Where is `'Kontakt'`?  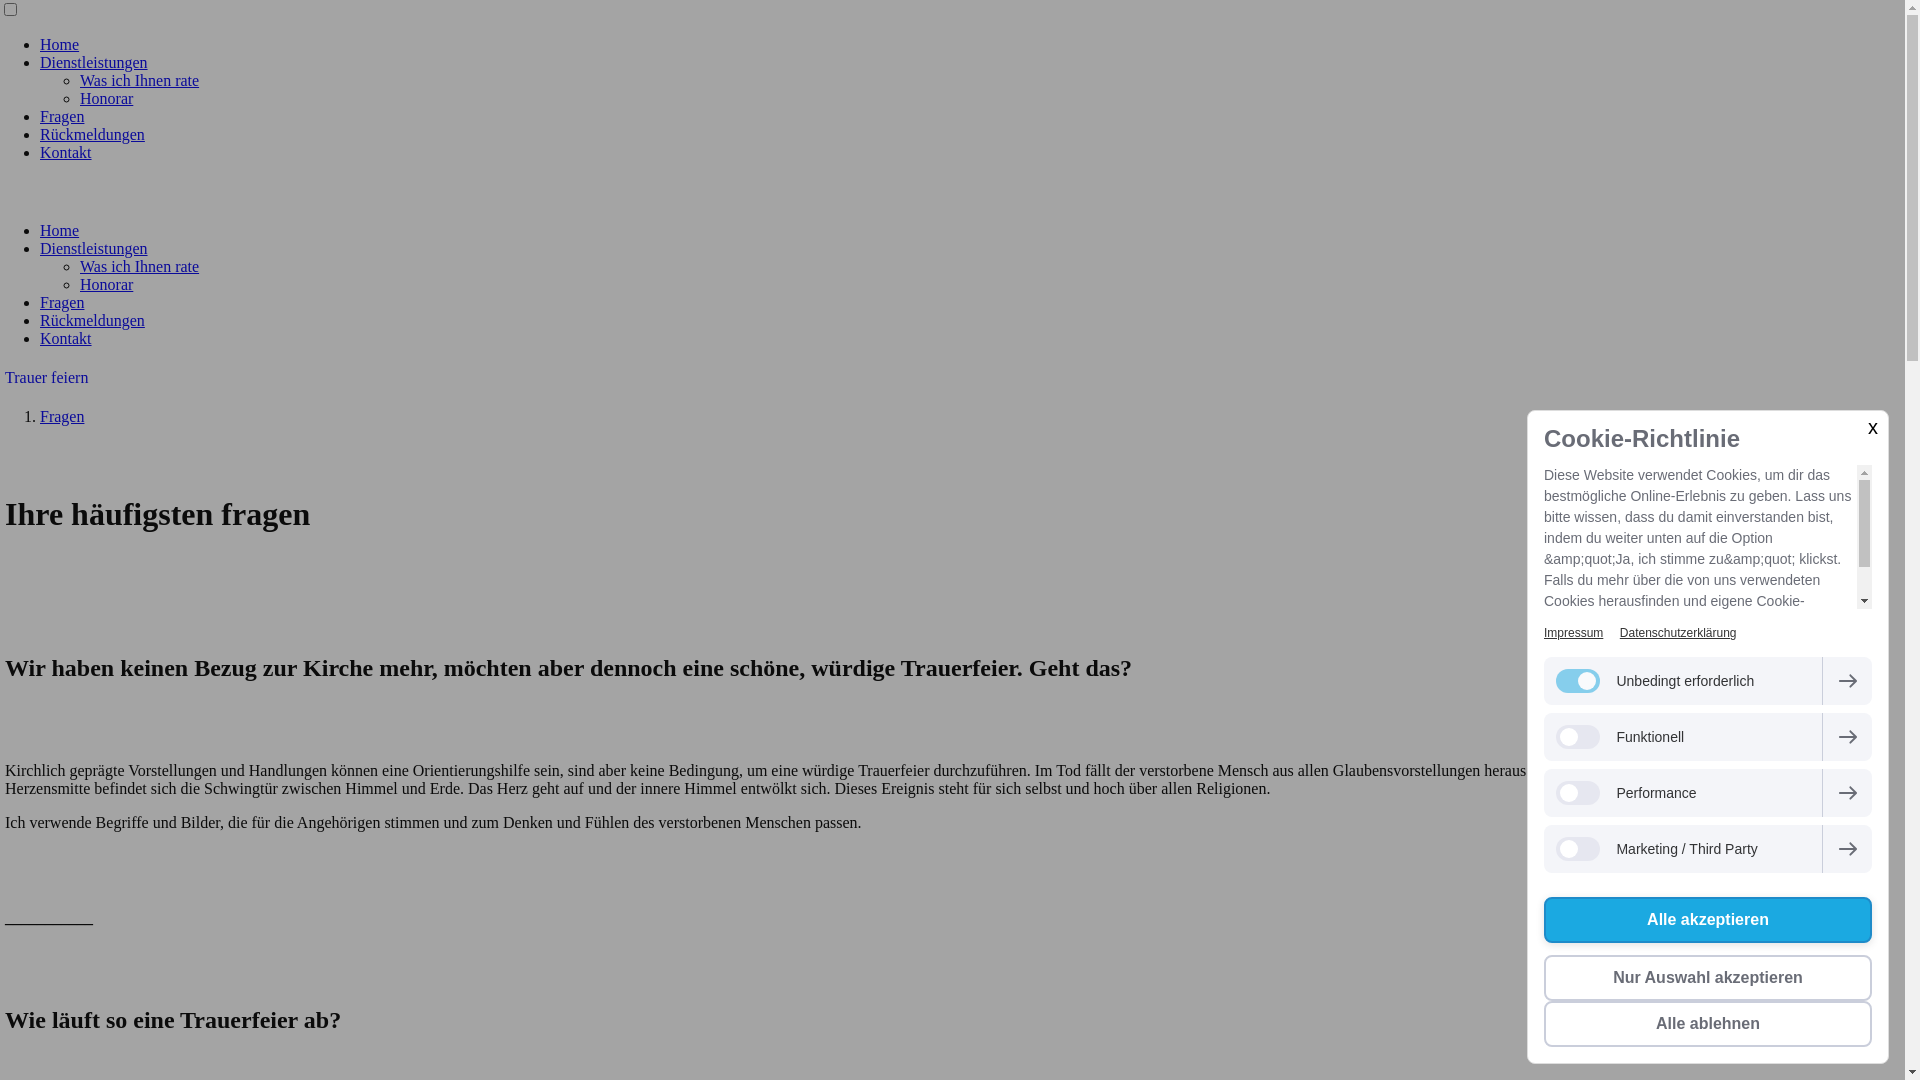 'Kontakt' is located at coordinates (66, 337).